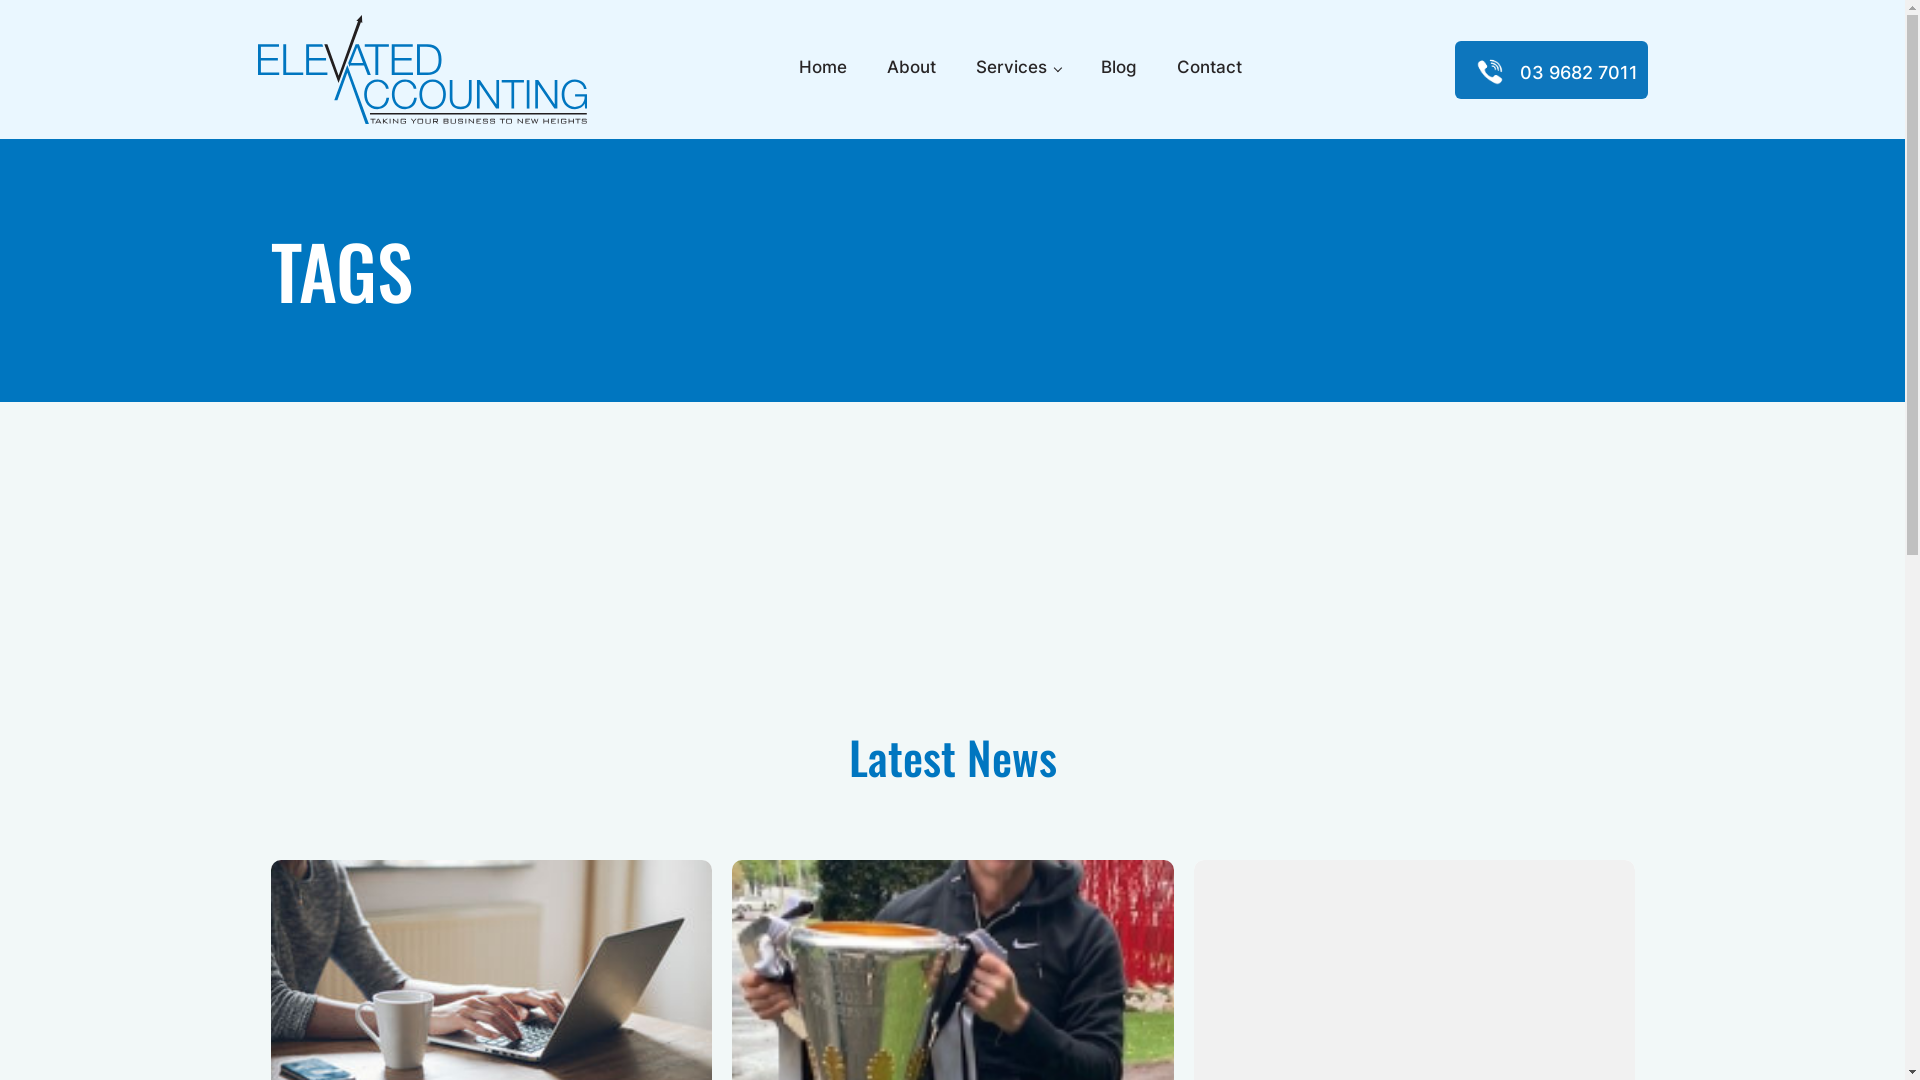  I want to click on 'About', so click(910, 68).